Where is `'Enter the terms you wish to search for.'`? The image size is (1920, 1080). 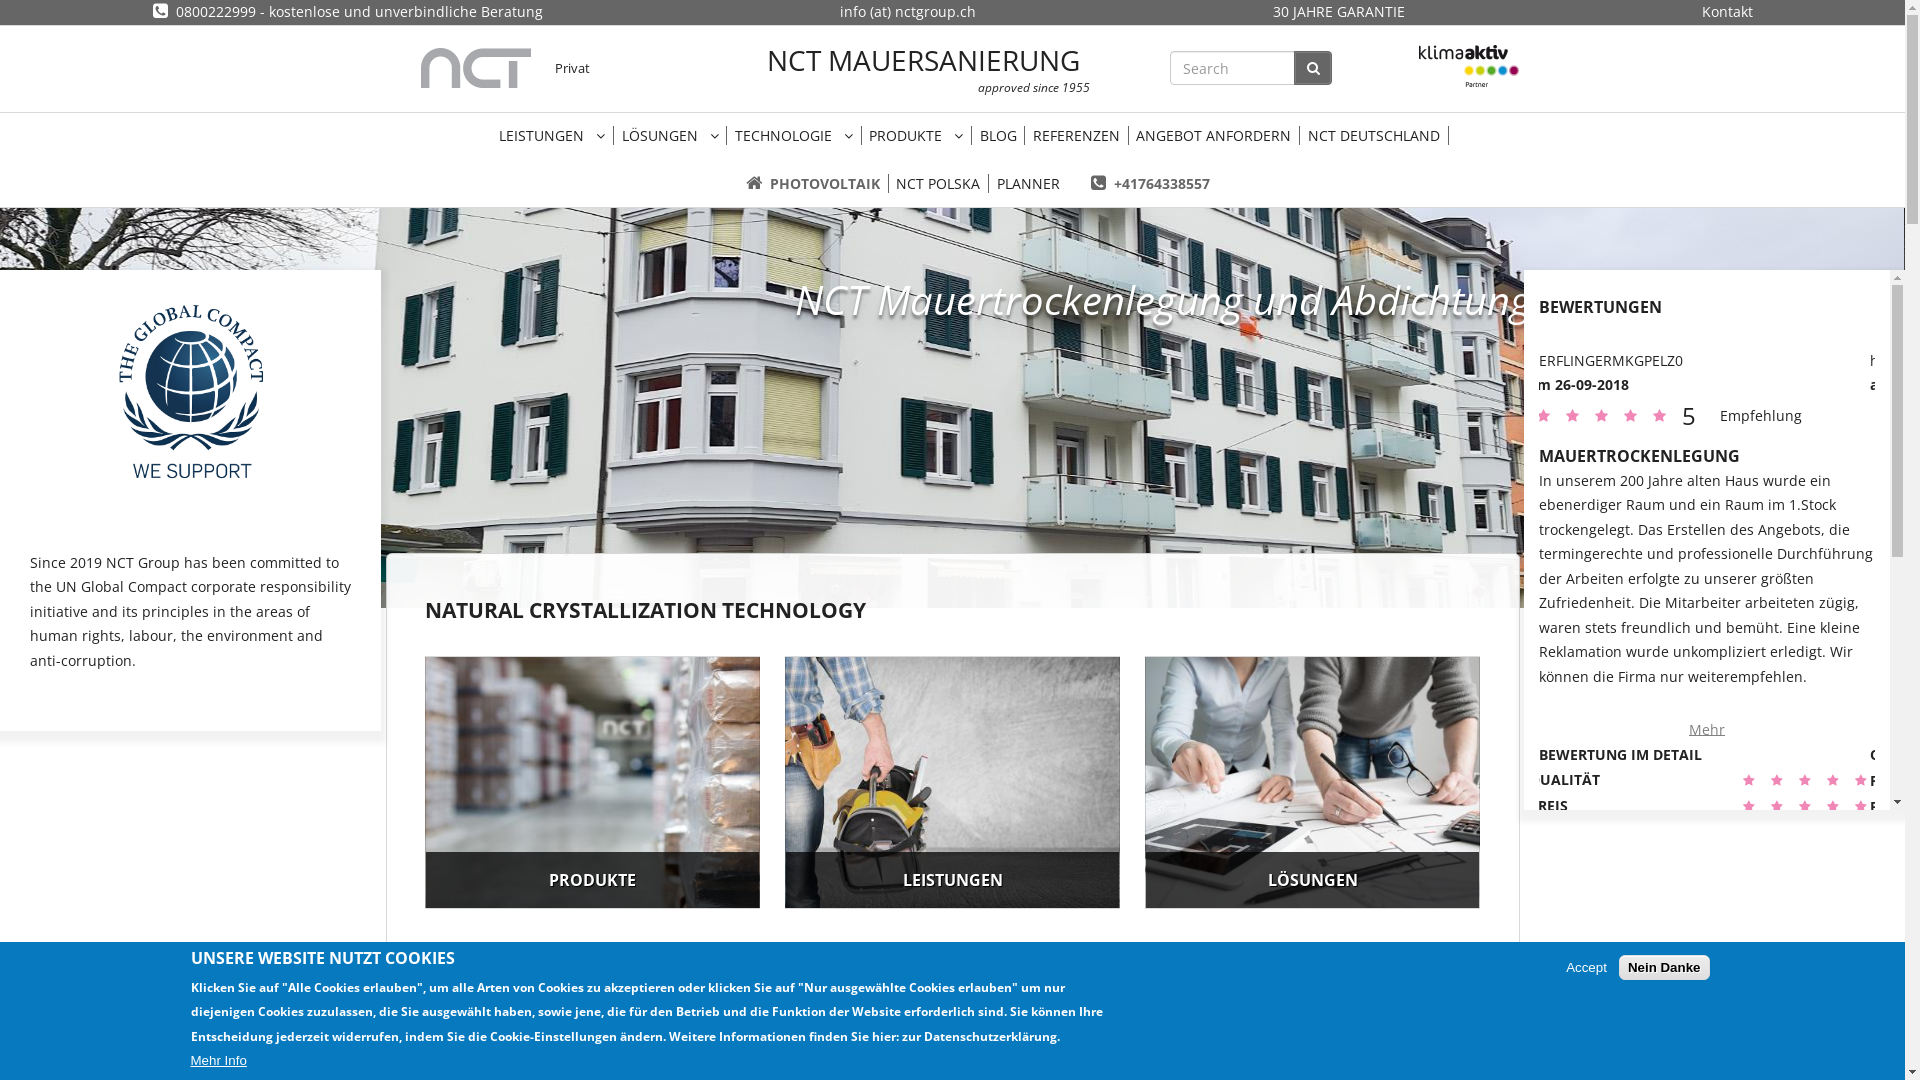 'Enter the terms you wish to search for.' is located at coordinates (1231, 67).